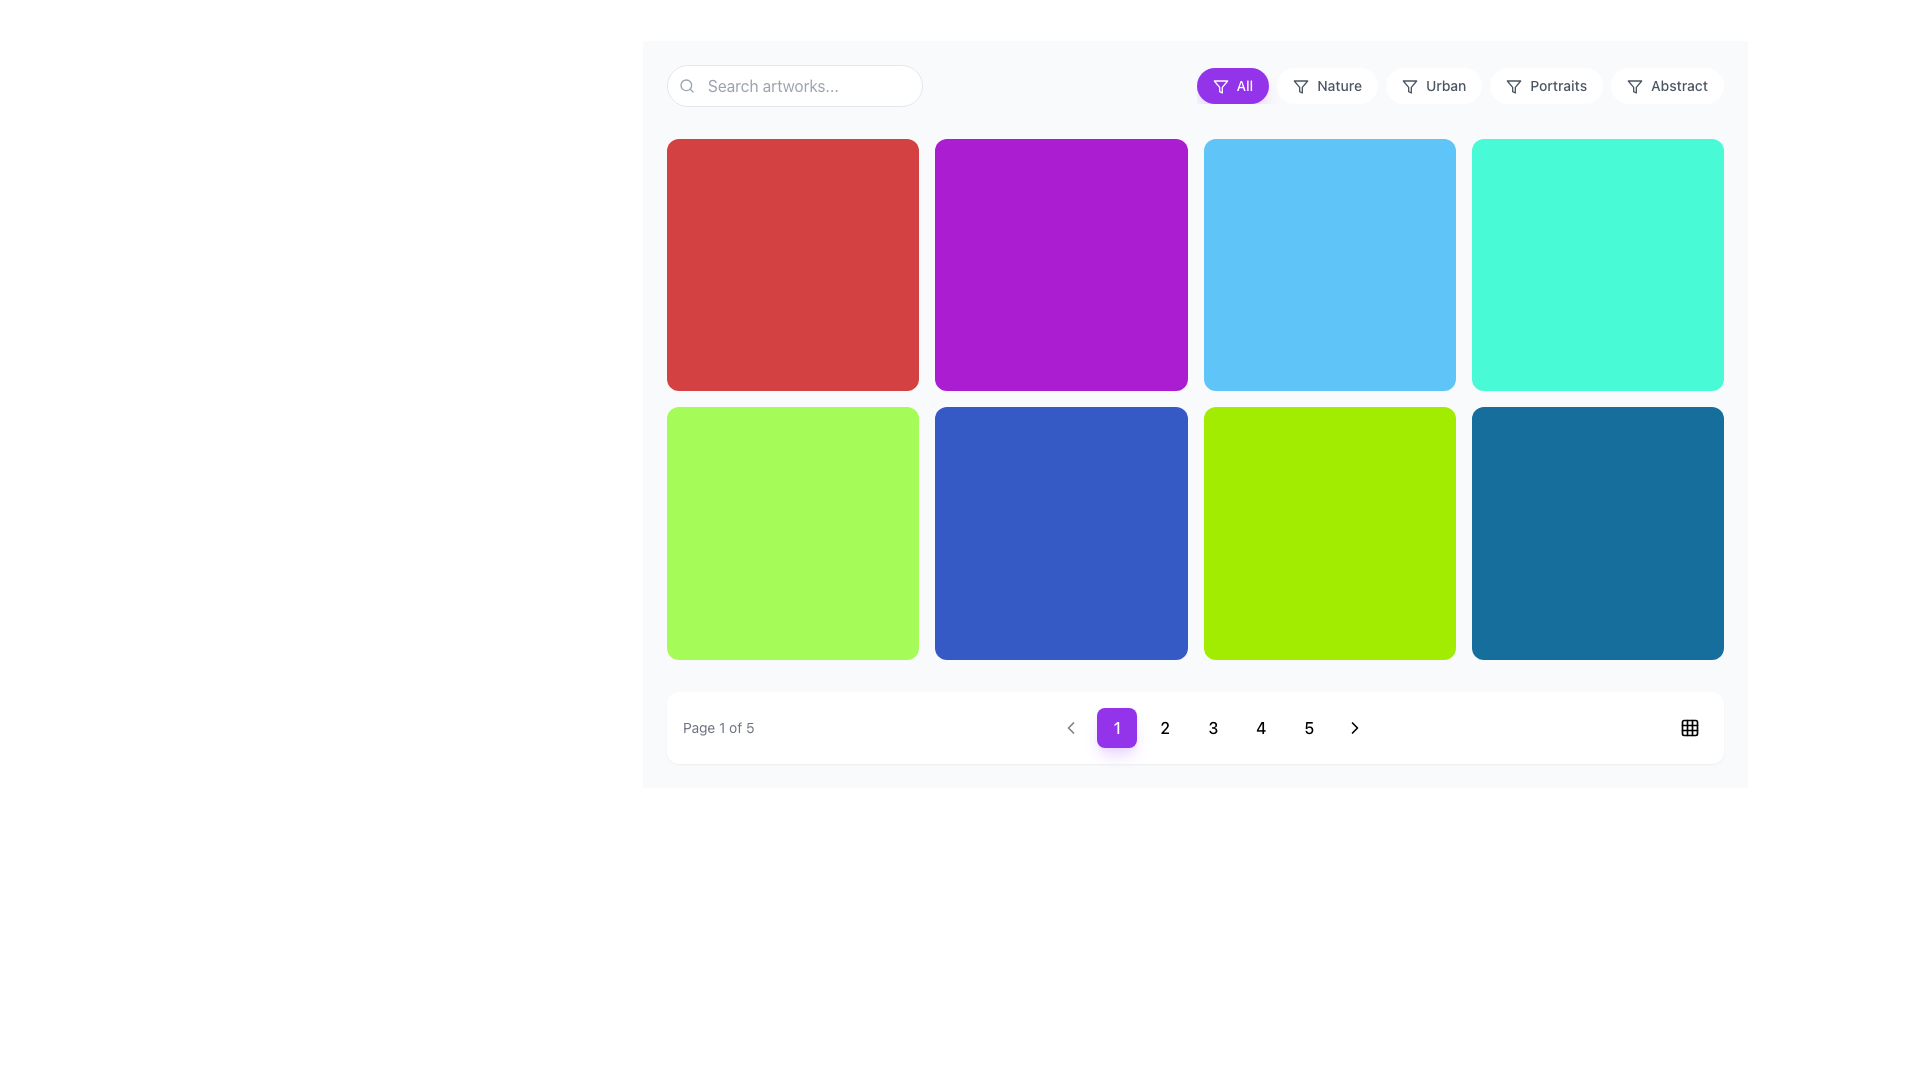 Image resolution: width=1920 pixels, height=1080 pixels. Describe the element at coordinates (1433, 84) in the screenshot. I see `the 'Urban' filter tab, which is the third filter tab from the left in a horizontal row of filters at the top of the interface` at that location.